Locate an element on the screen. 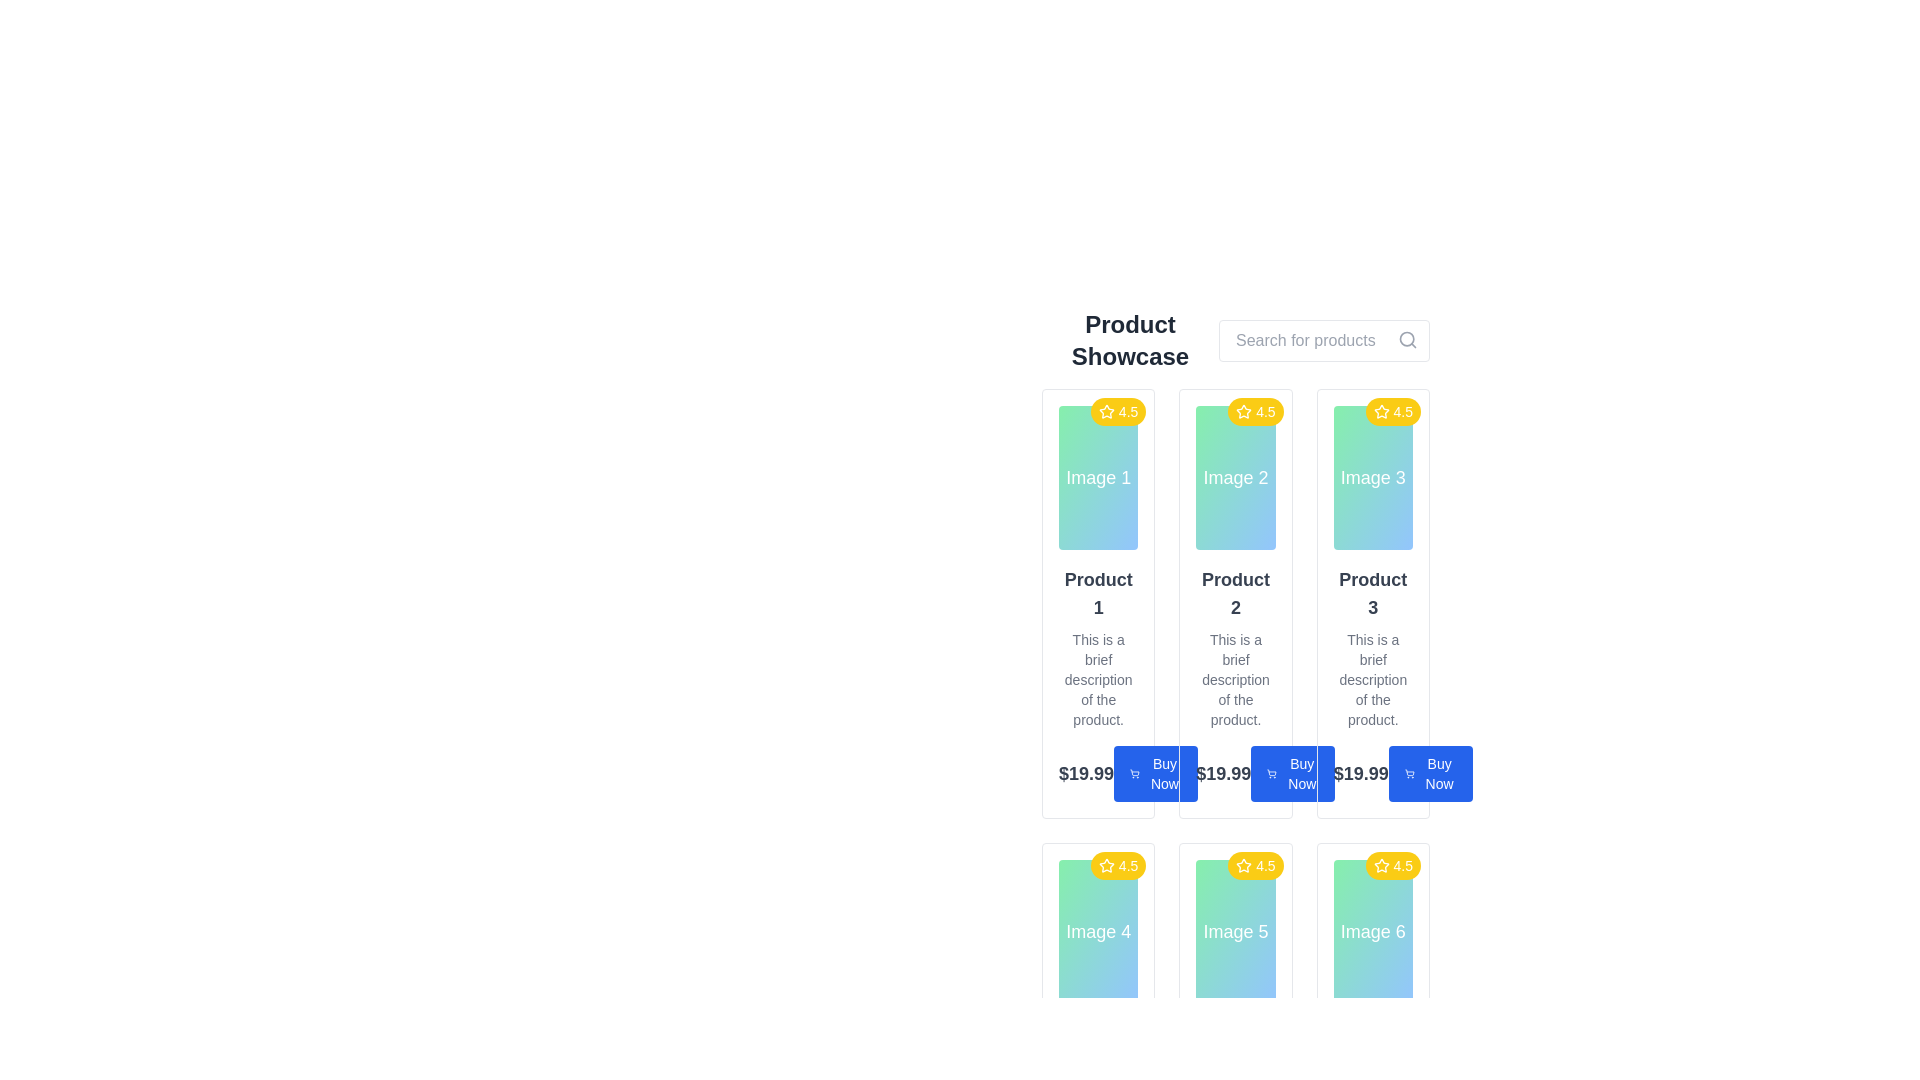  the 'Buy Now' button with a blue background and white text, located in the product card for 'Product 2' is located at coordinates (1156, 773).